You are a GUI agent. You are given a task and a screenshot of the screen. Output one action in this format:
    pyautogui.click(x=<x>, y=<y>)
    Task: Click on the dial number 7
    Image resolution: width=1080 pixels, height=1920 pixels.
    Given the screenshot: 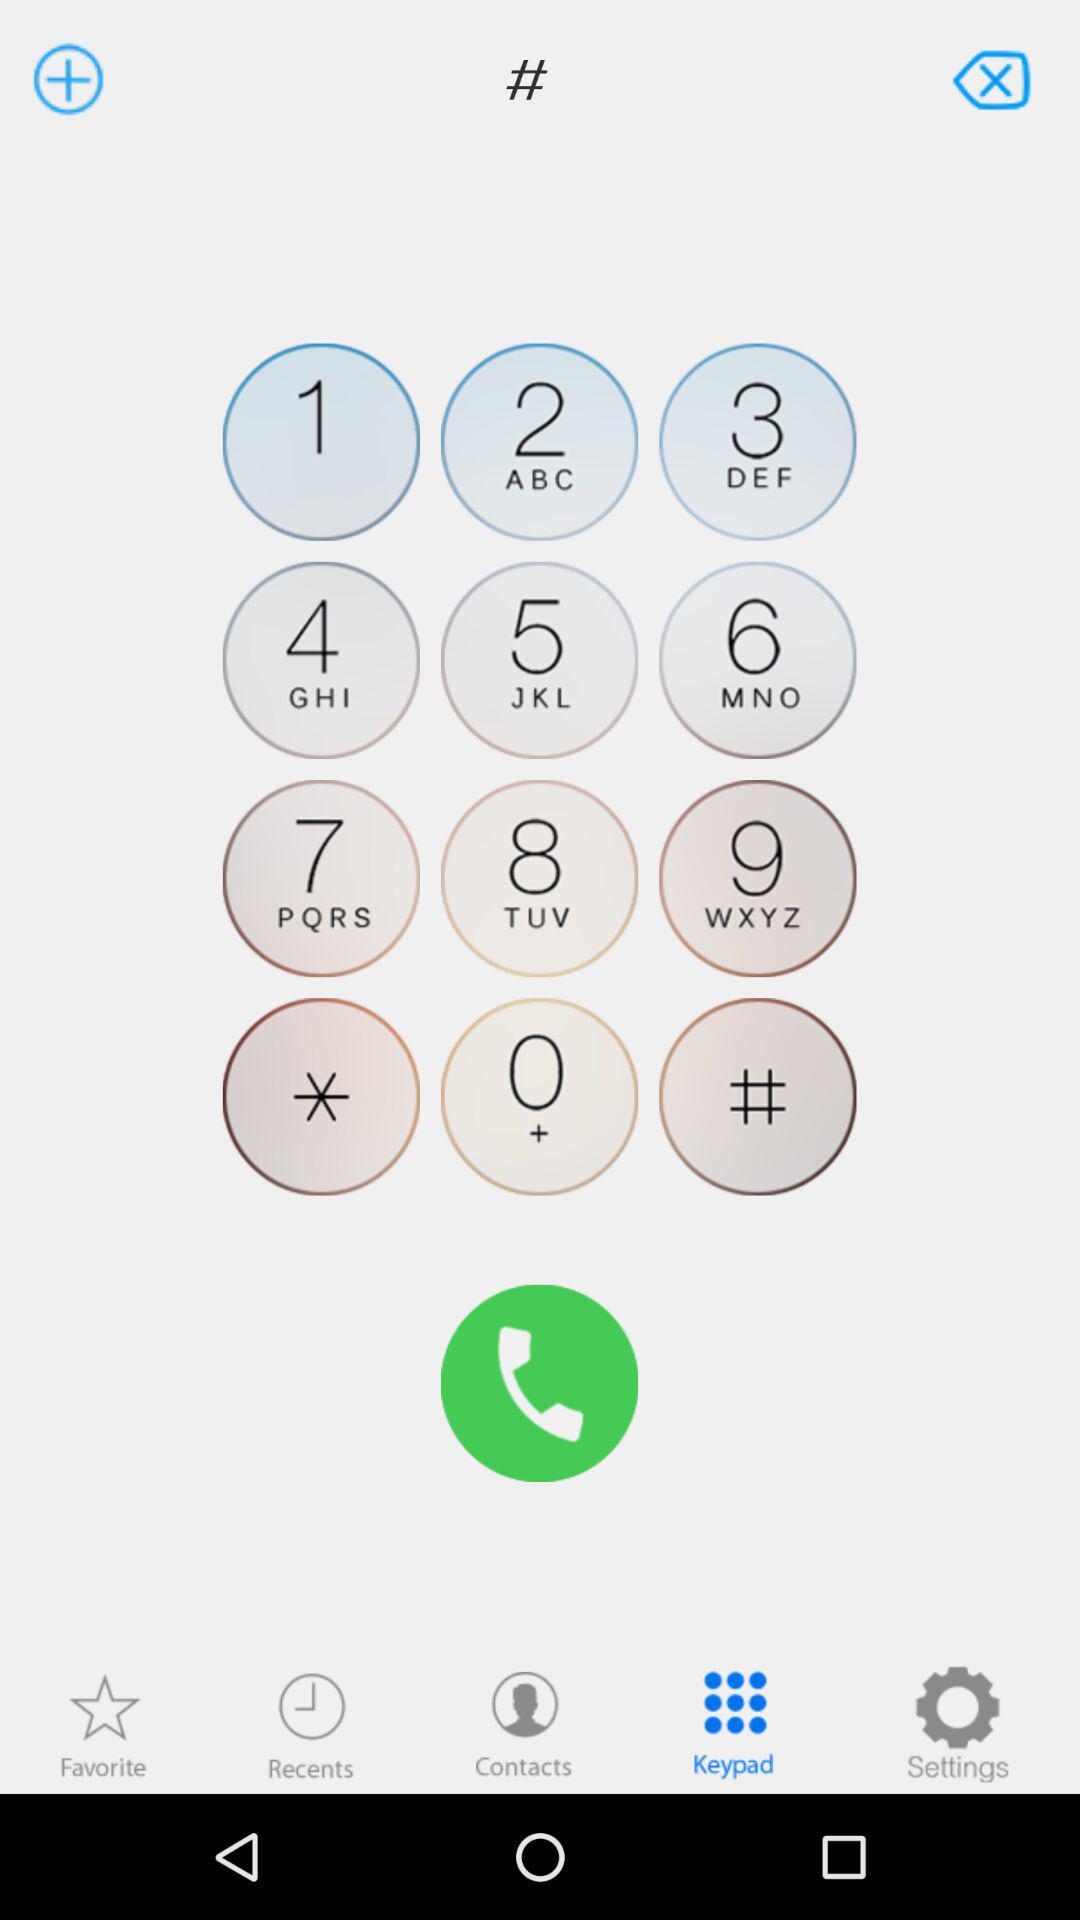 What is the action you would take?
    pyautogui.click(x=320, y=878)
    